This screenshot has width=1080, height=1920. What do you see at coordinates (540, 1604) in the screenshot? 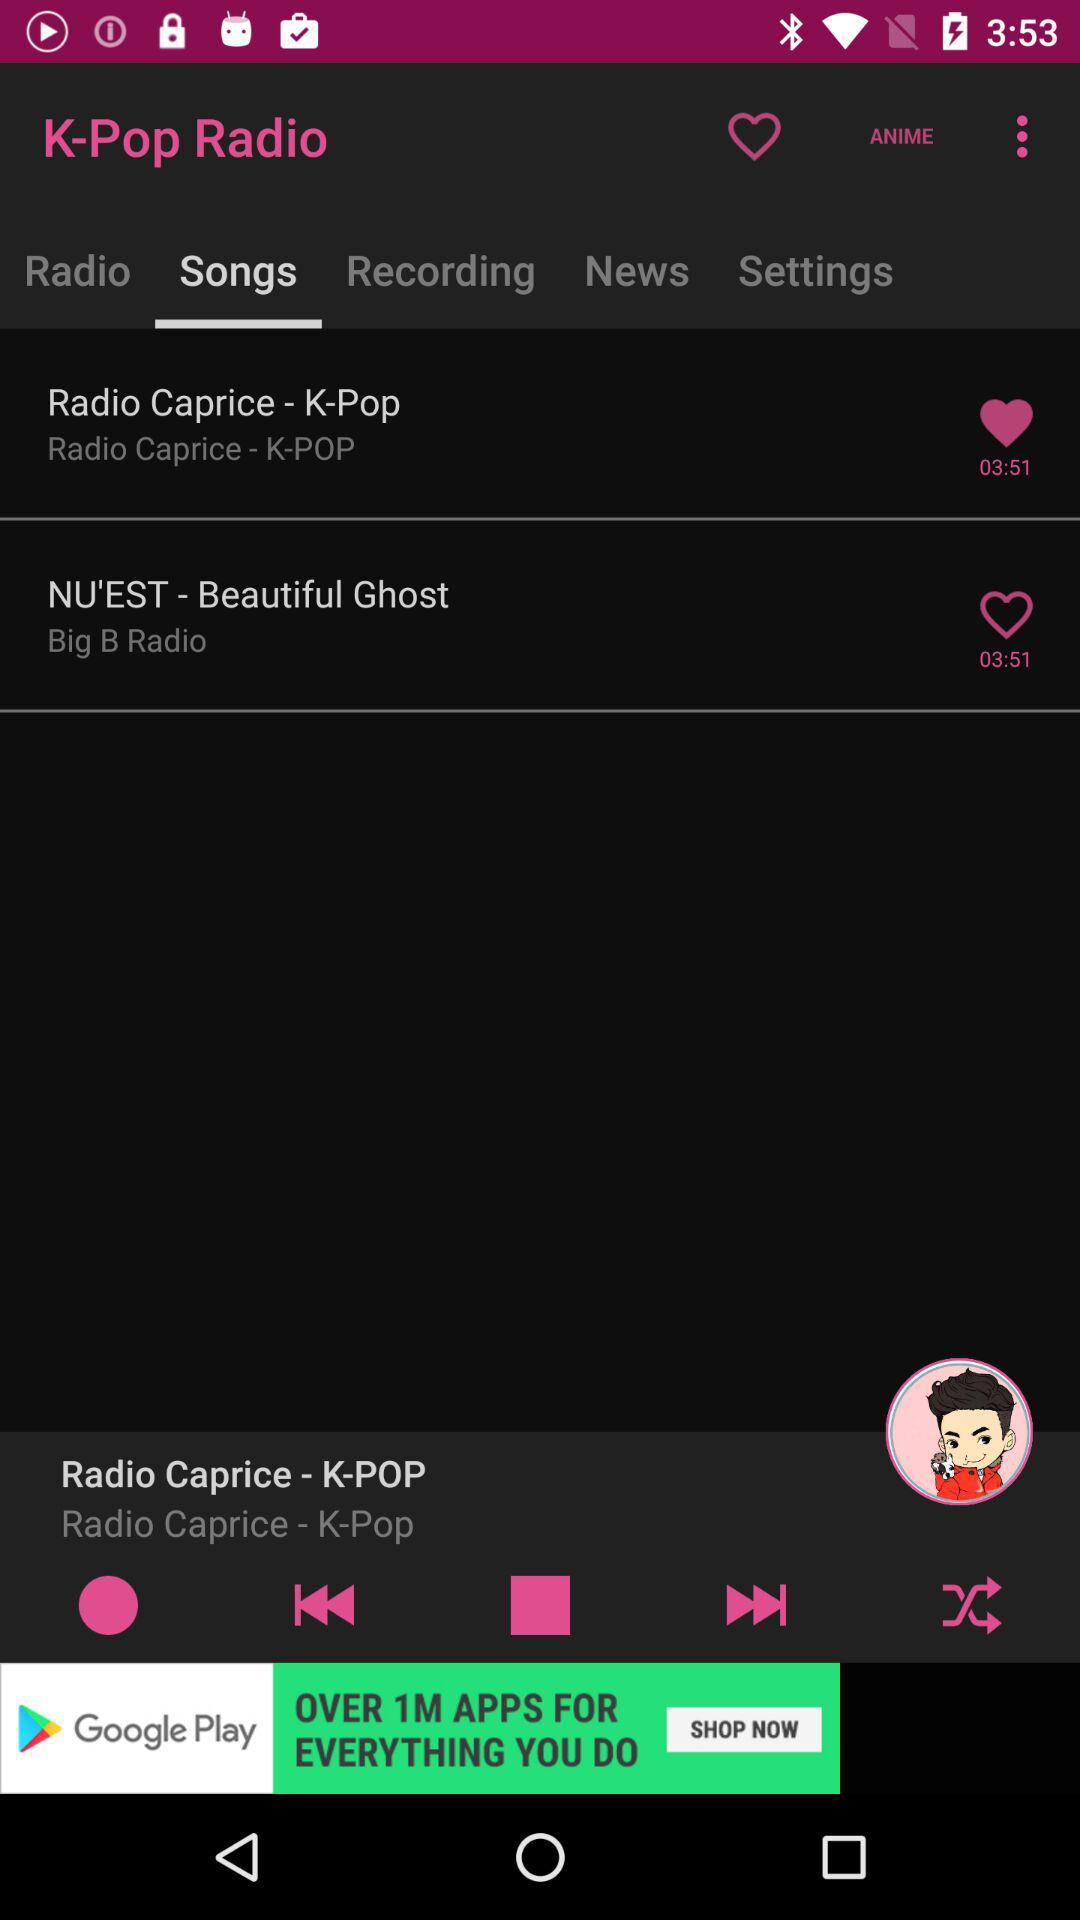
I see `the stop button on the web page` at bounding box center [540, 1604].